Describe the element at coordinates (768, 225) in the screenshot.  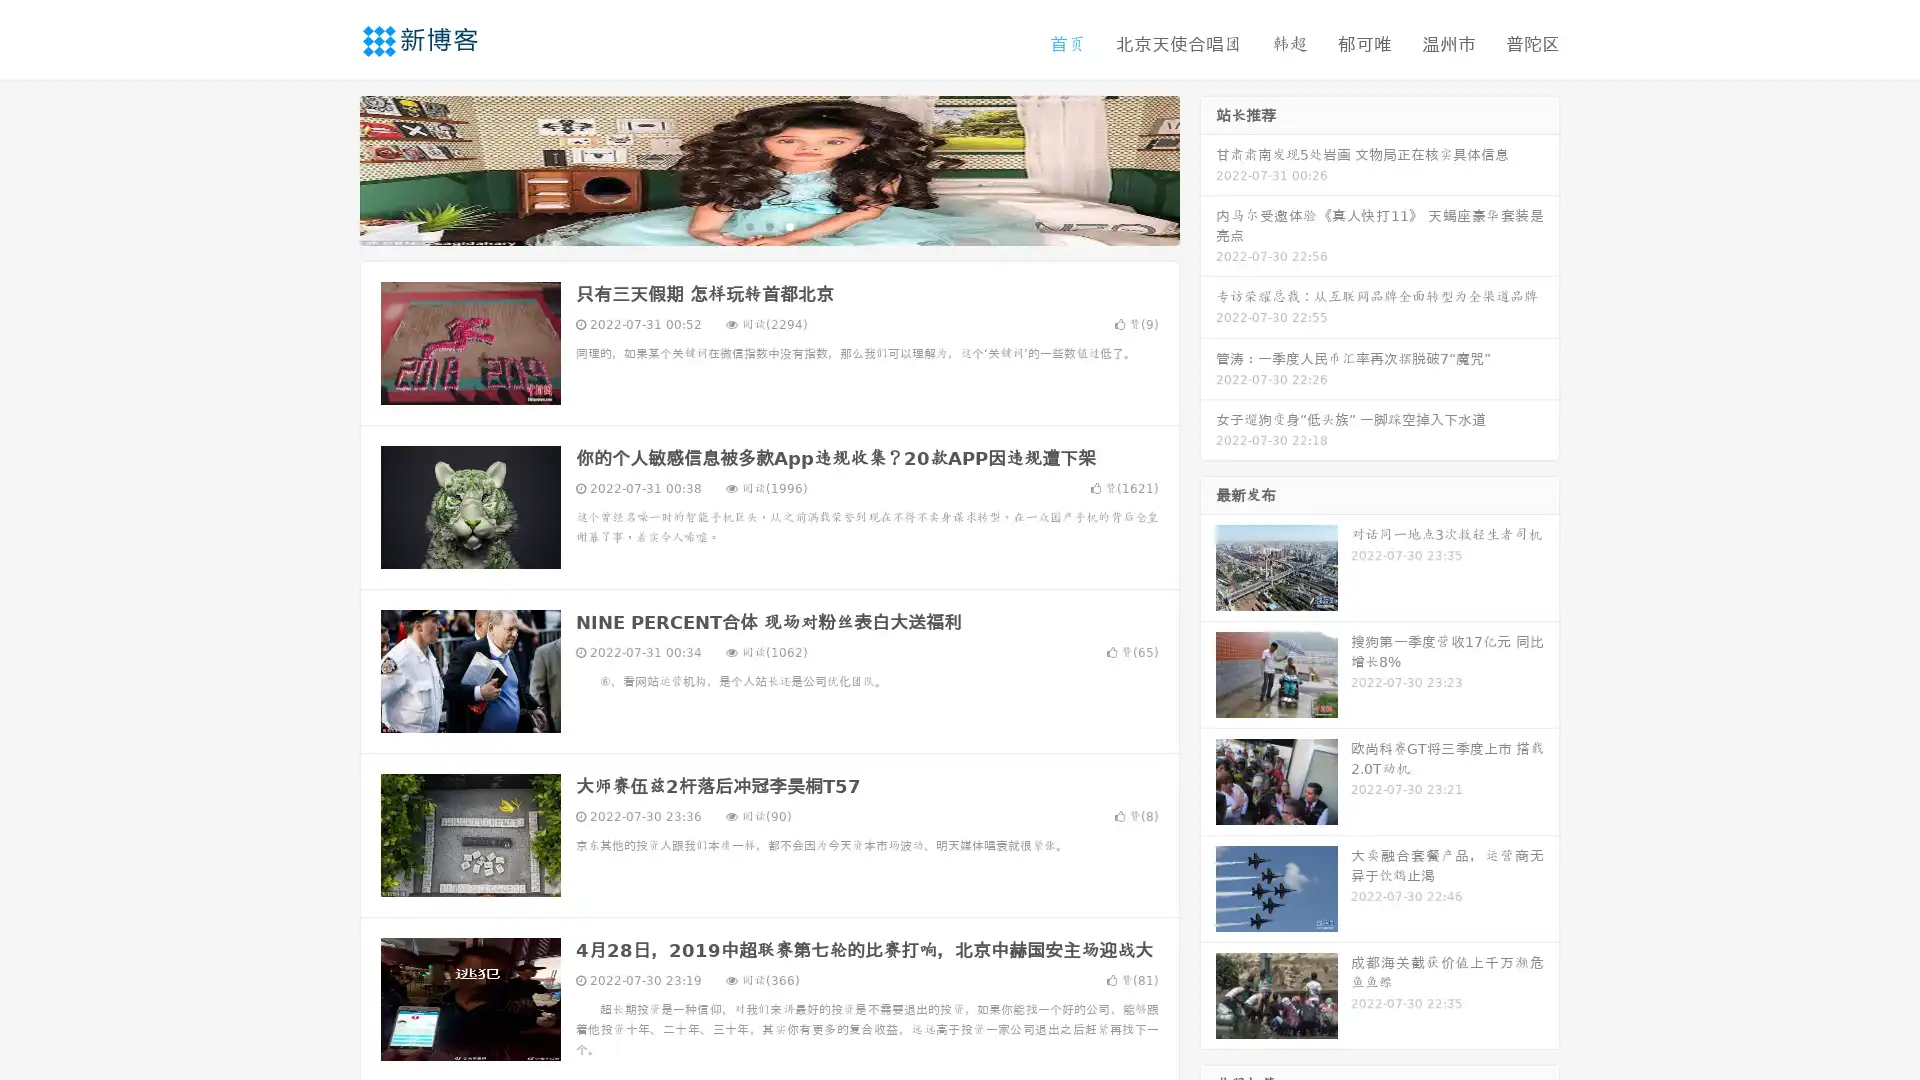
I see `Go to slide 2` at that location.